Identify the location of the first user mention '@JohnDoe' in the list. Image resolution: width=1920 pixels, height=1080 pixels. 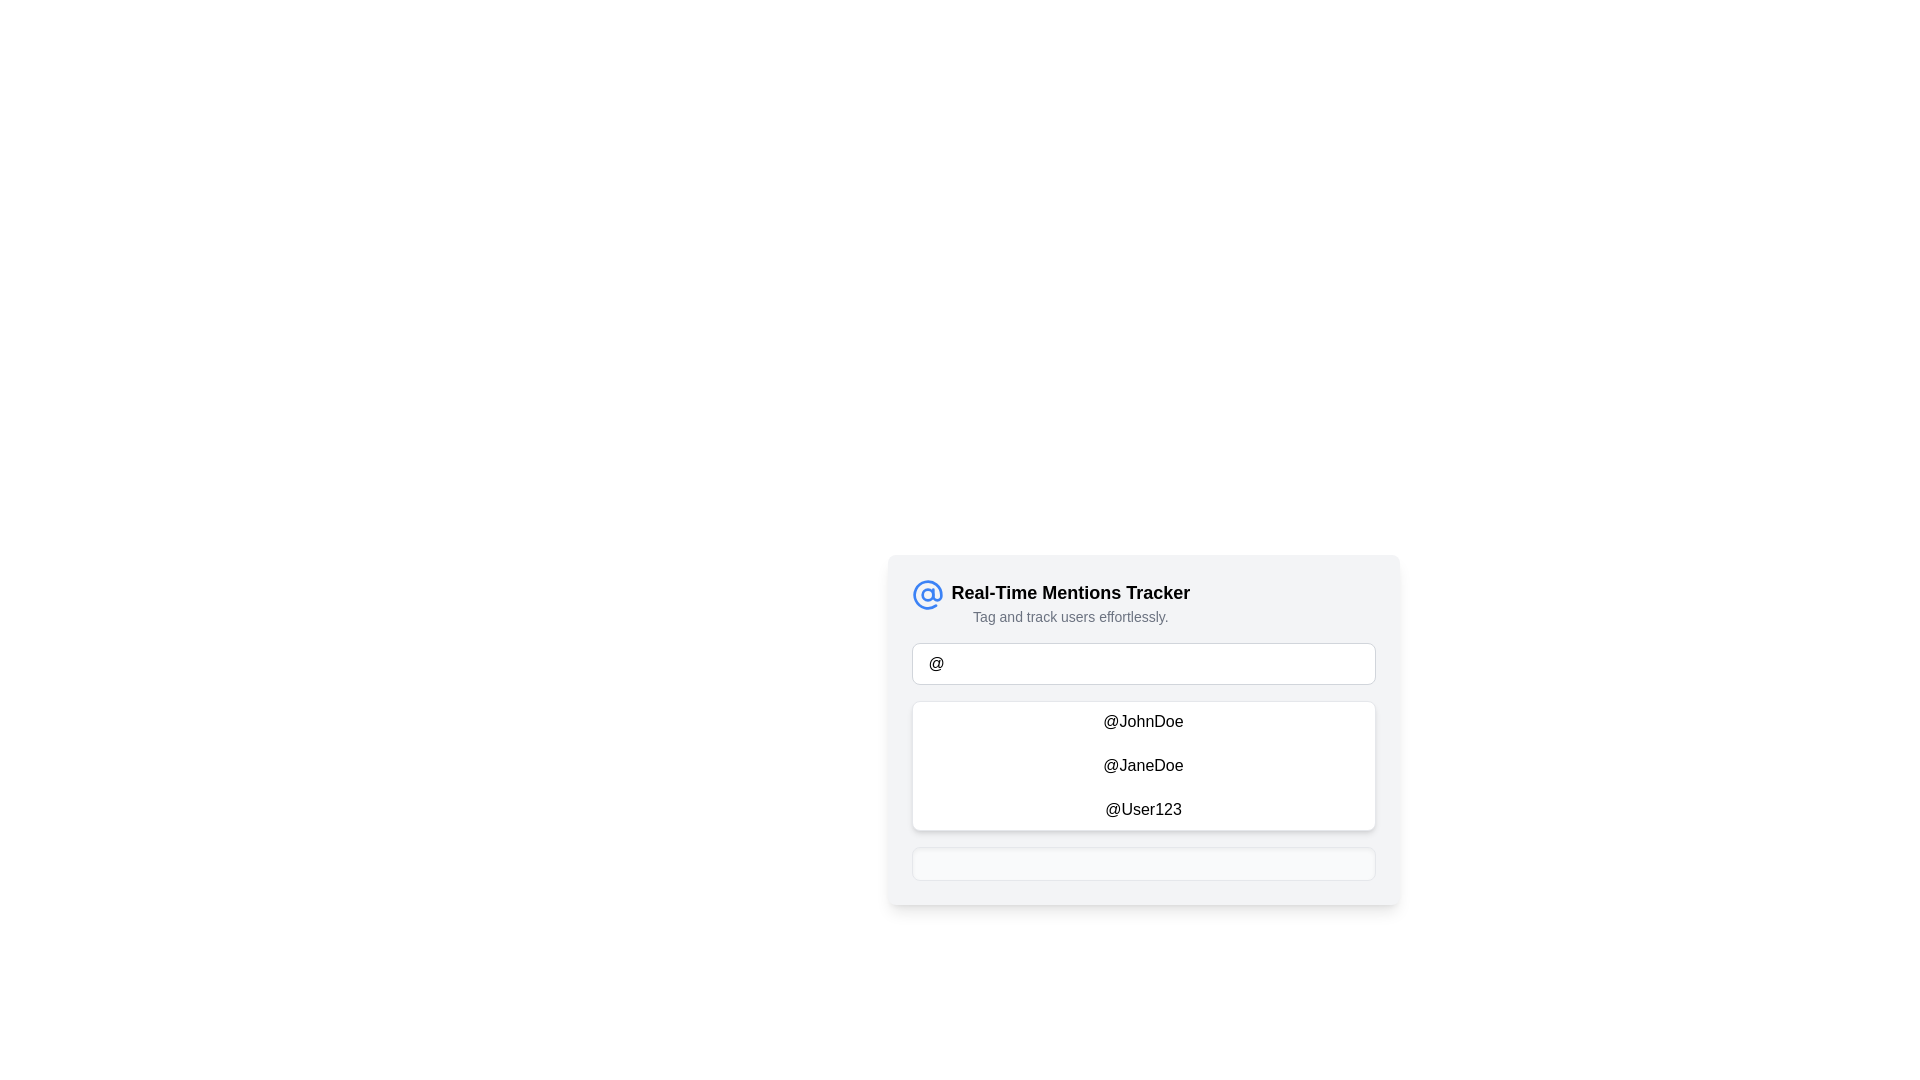
(1143, 721).